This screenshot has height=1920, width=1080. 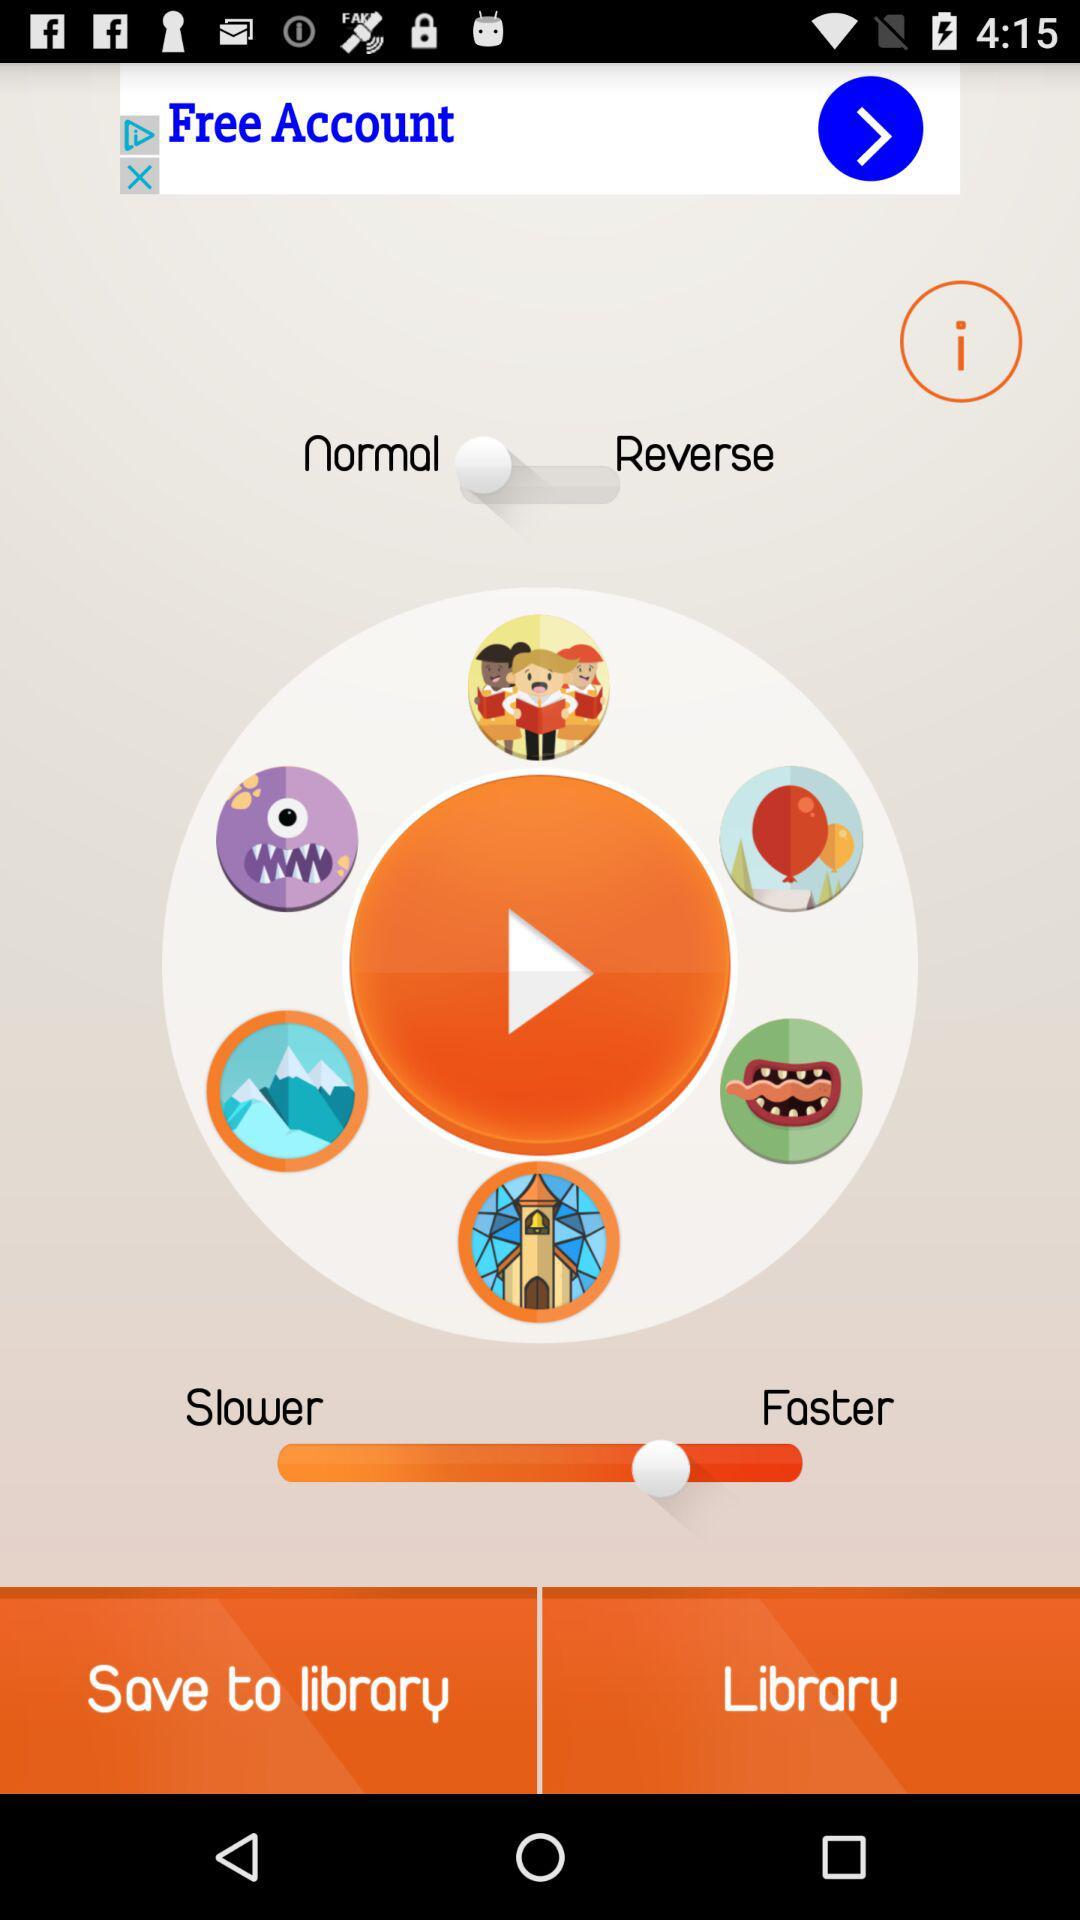 I want to click on the logo below play button, so click(x=538, y=1241).